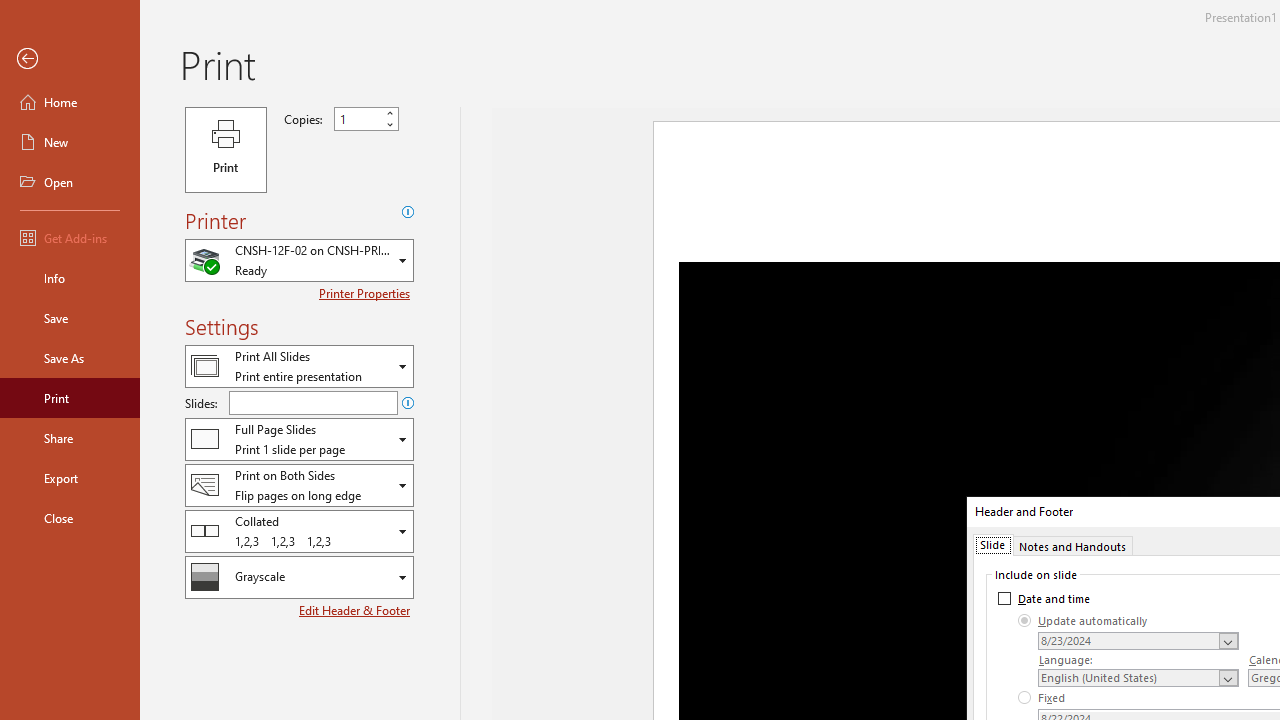  What do you see at coordinates (69, 236) in the screenshot?
I see `'Get Add-ins'` at bounding box center [69, 236].